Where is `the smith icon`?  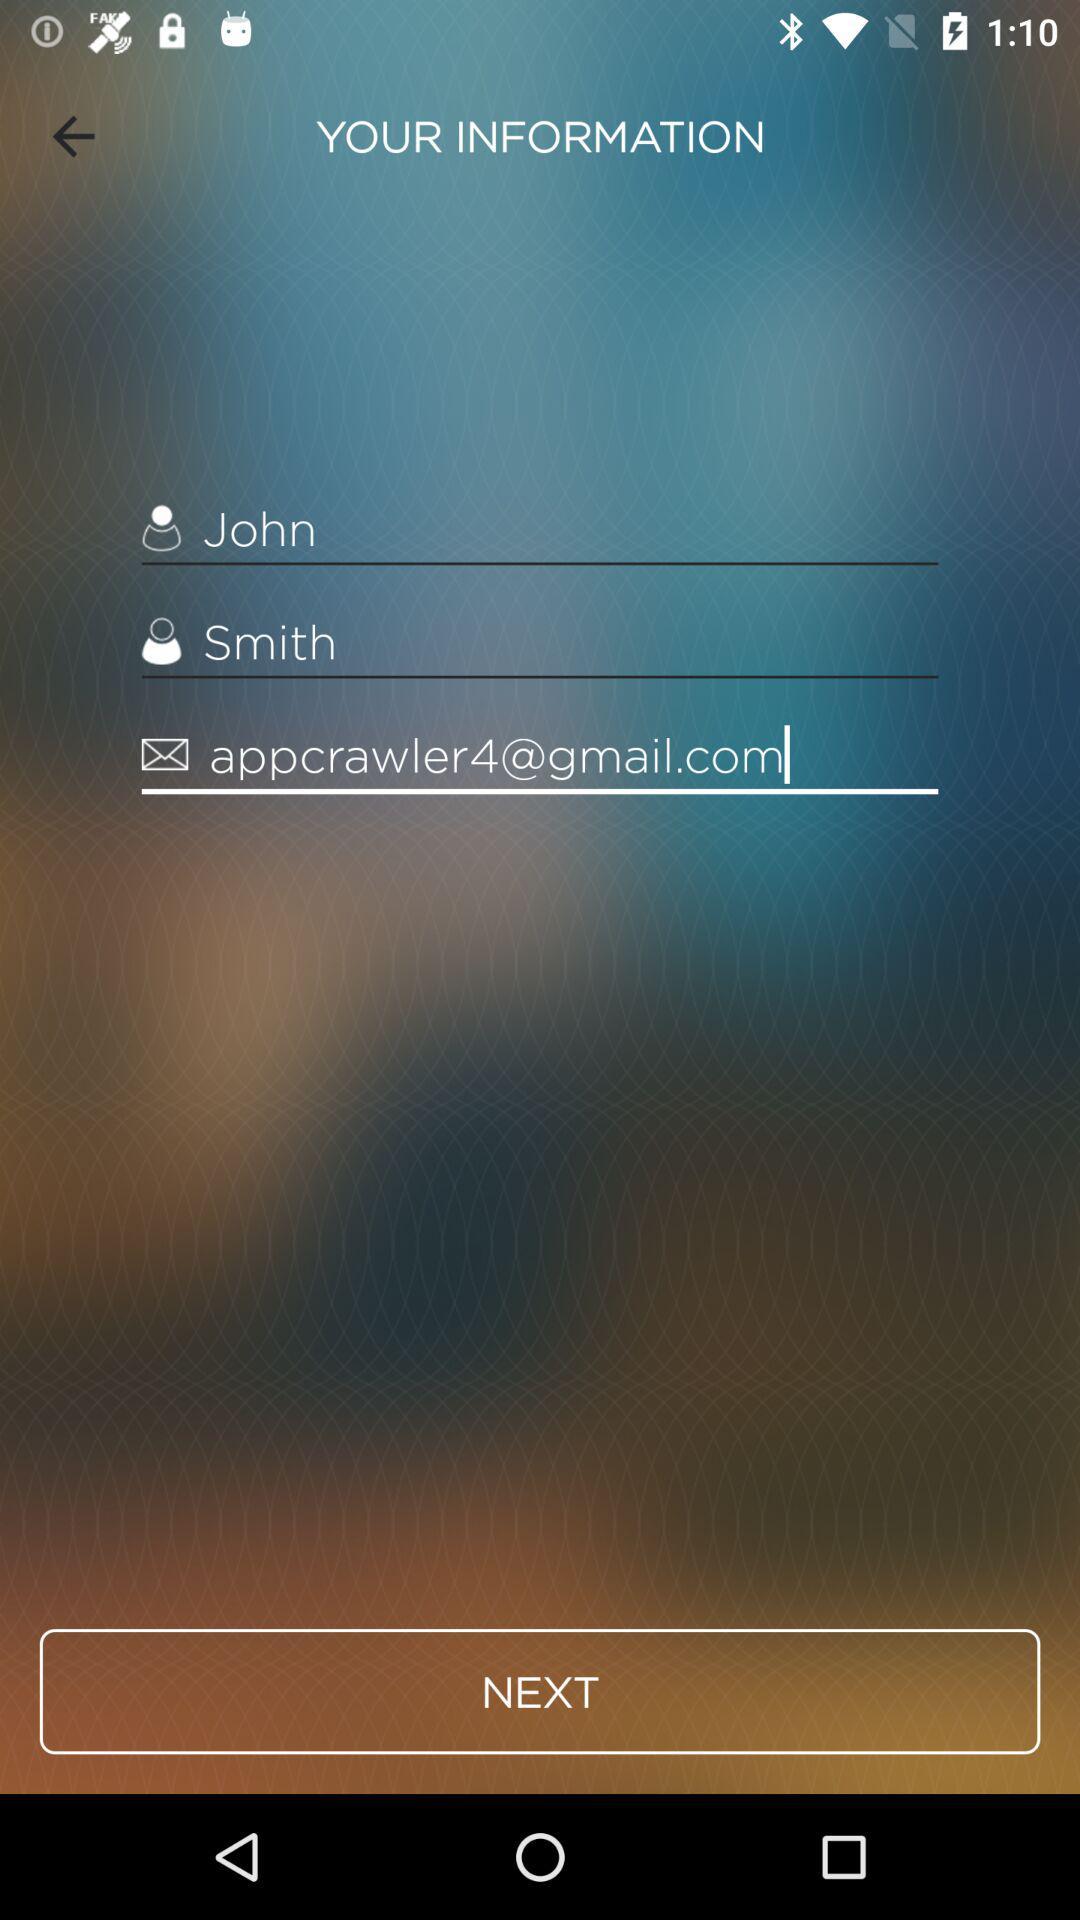 the smith icon is located at coordinates (540, 642).